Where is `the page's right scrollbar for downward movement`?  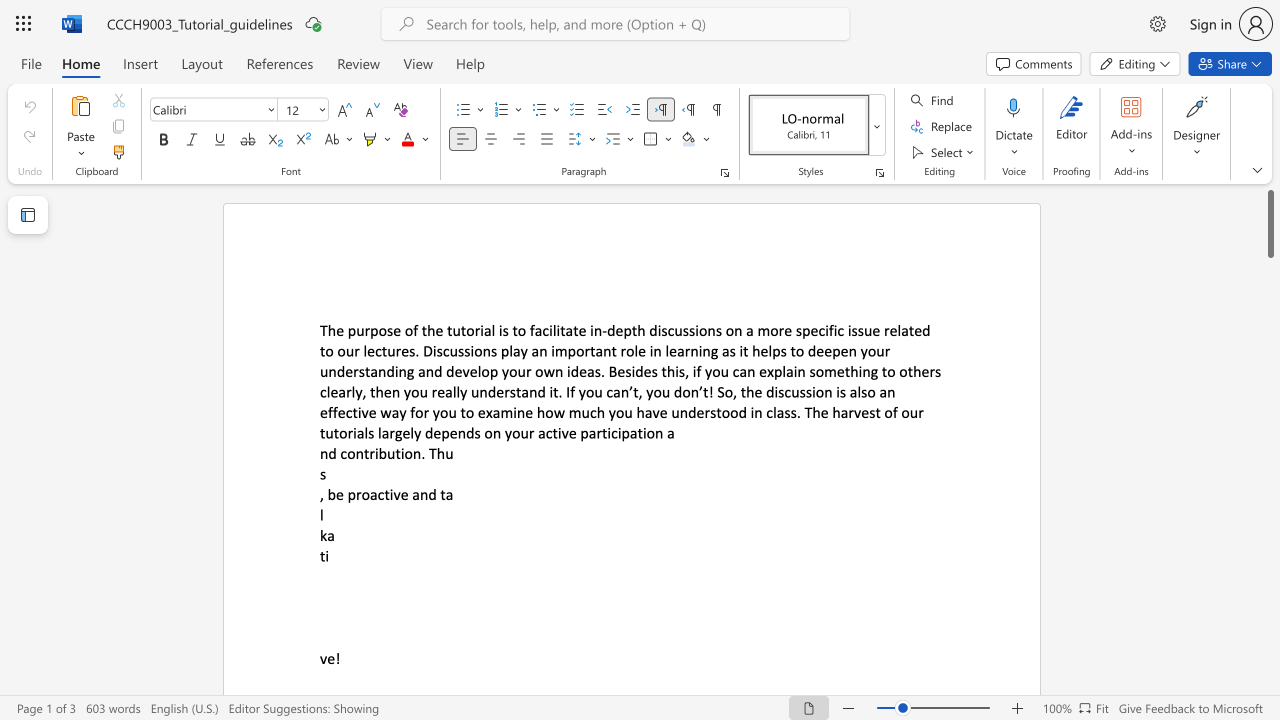
the page's right scrollbar for downward movement is located at coordinates (1269, 470).